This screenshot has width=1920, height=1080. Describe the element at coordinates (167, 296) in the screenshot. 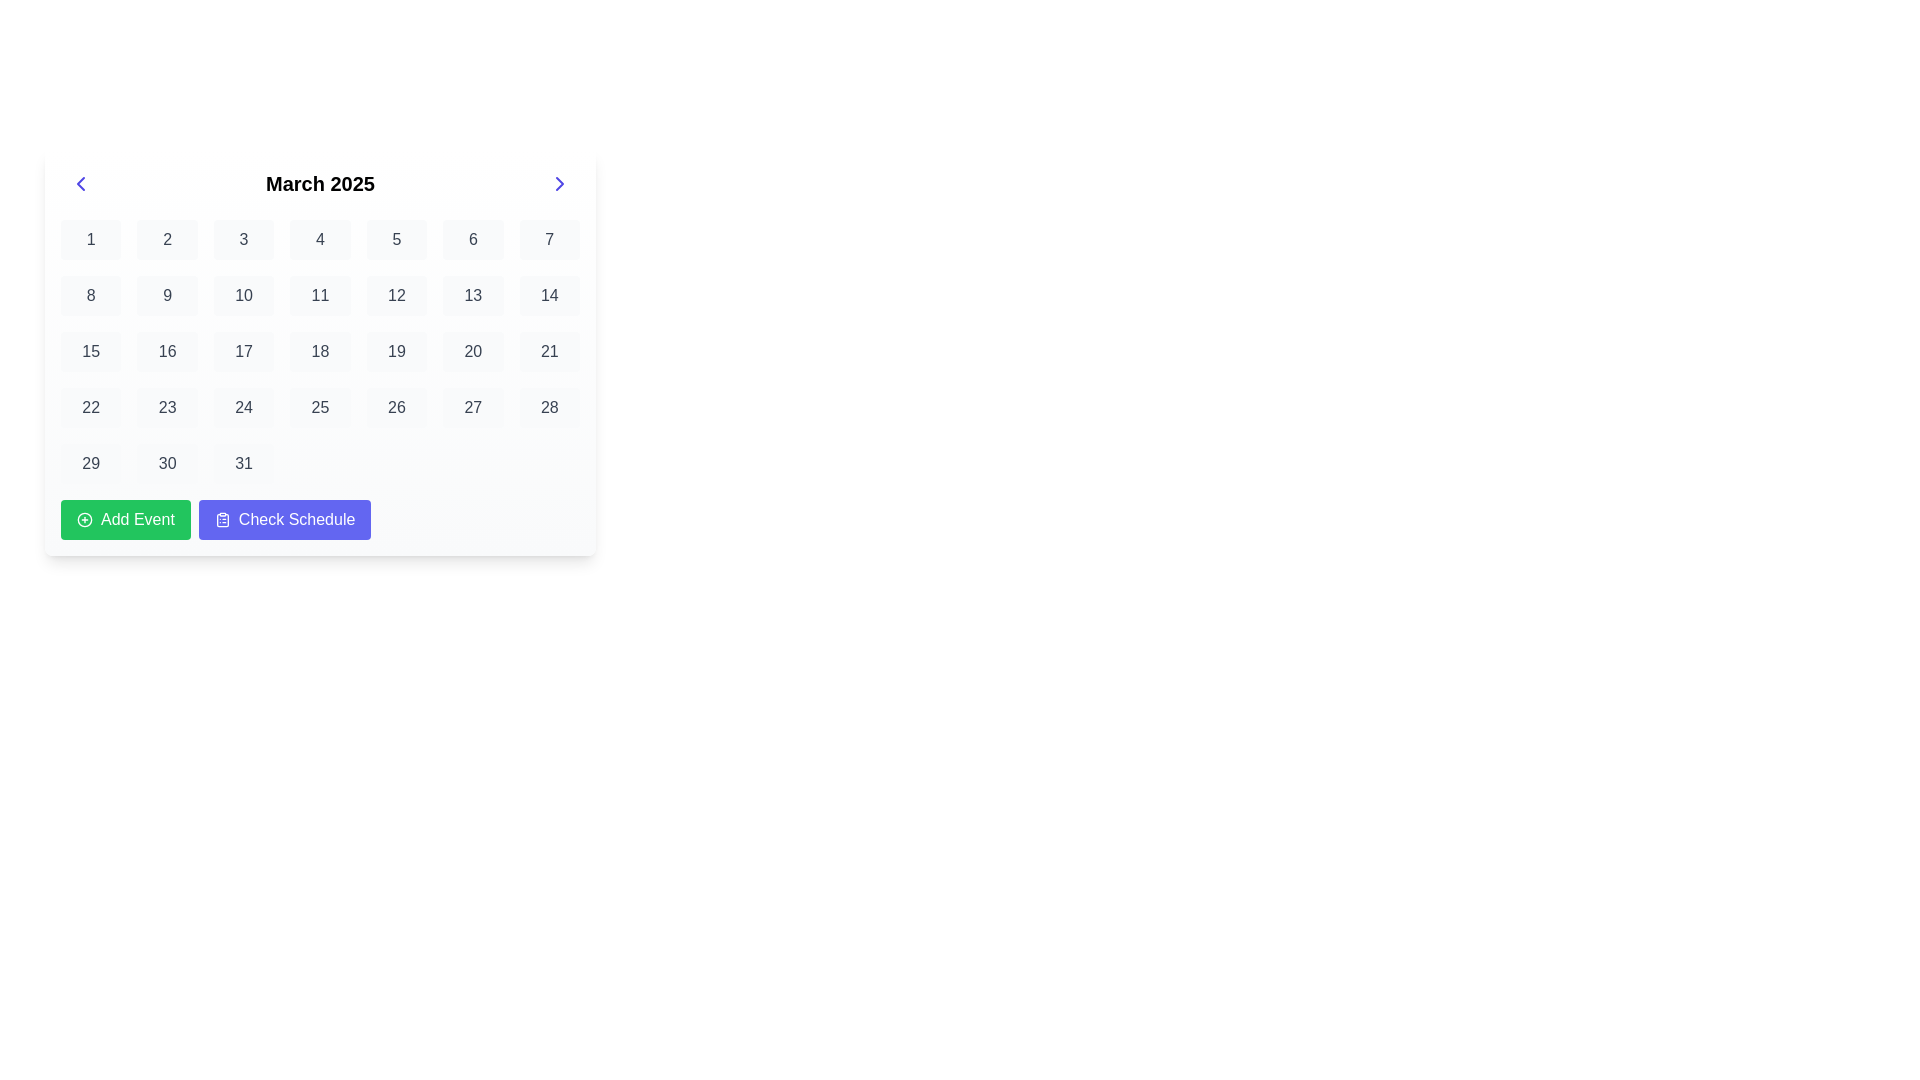

I see `the square-shaped button with a rounded appearance containing the numeral '9', located in the second row and second column of the calendar grid` at that location.